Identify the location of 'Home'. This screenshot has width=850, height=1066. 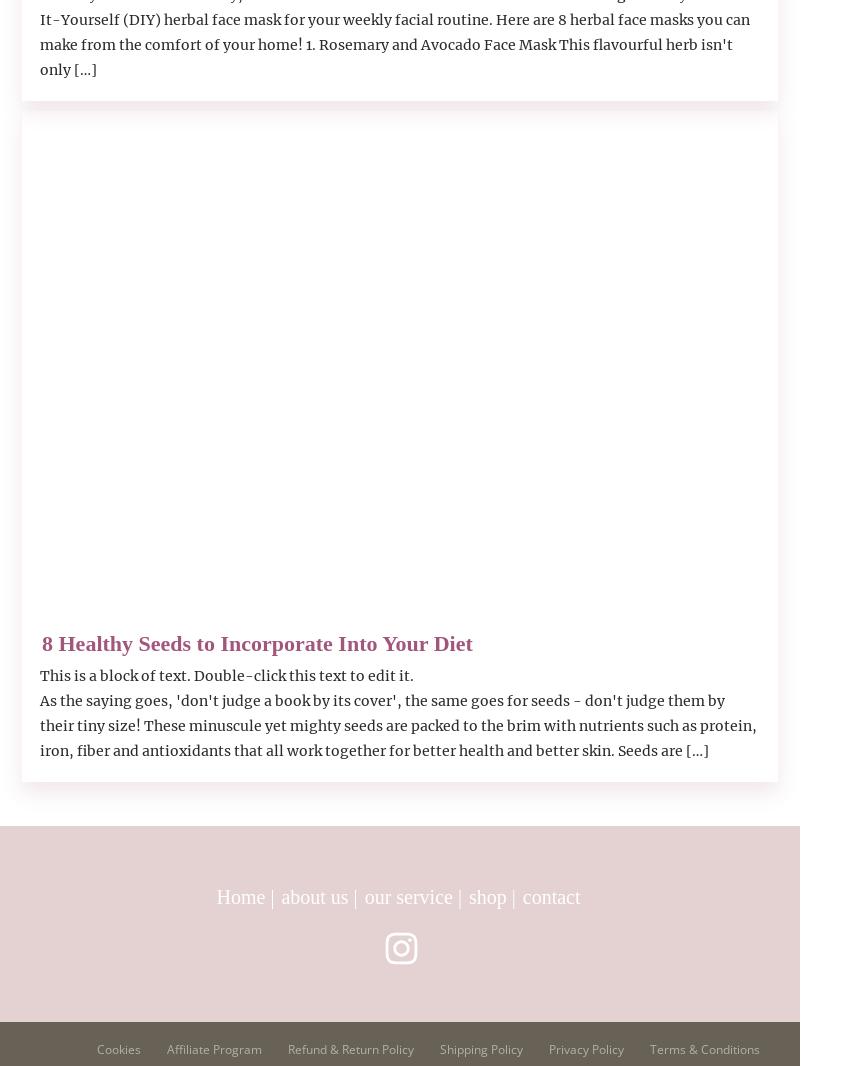
(243, 897).